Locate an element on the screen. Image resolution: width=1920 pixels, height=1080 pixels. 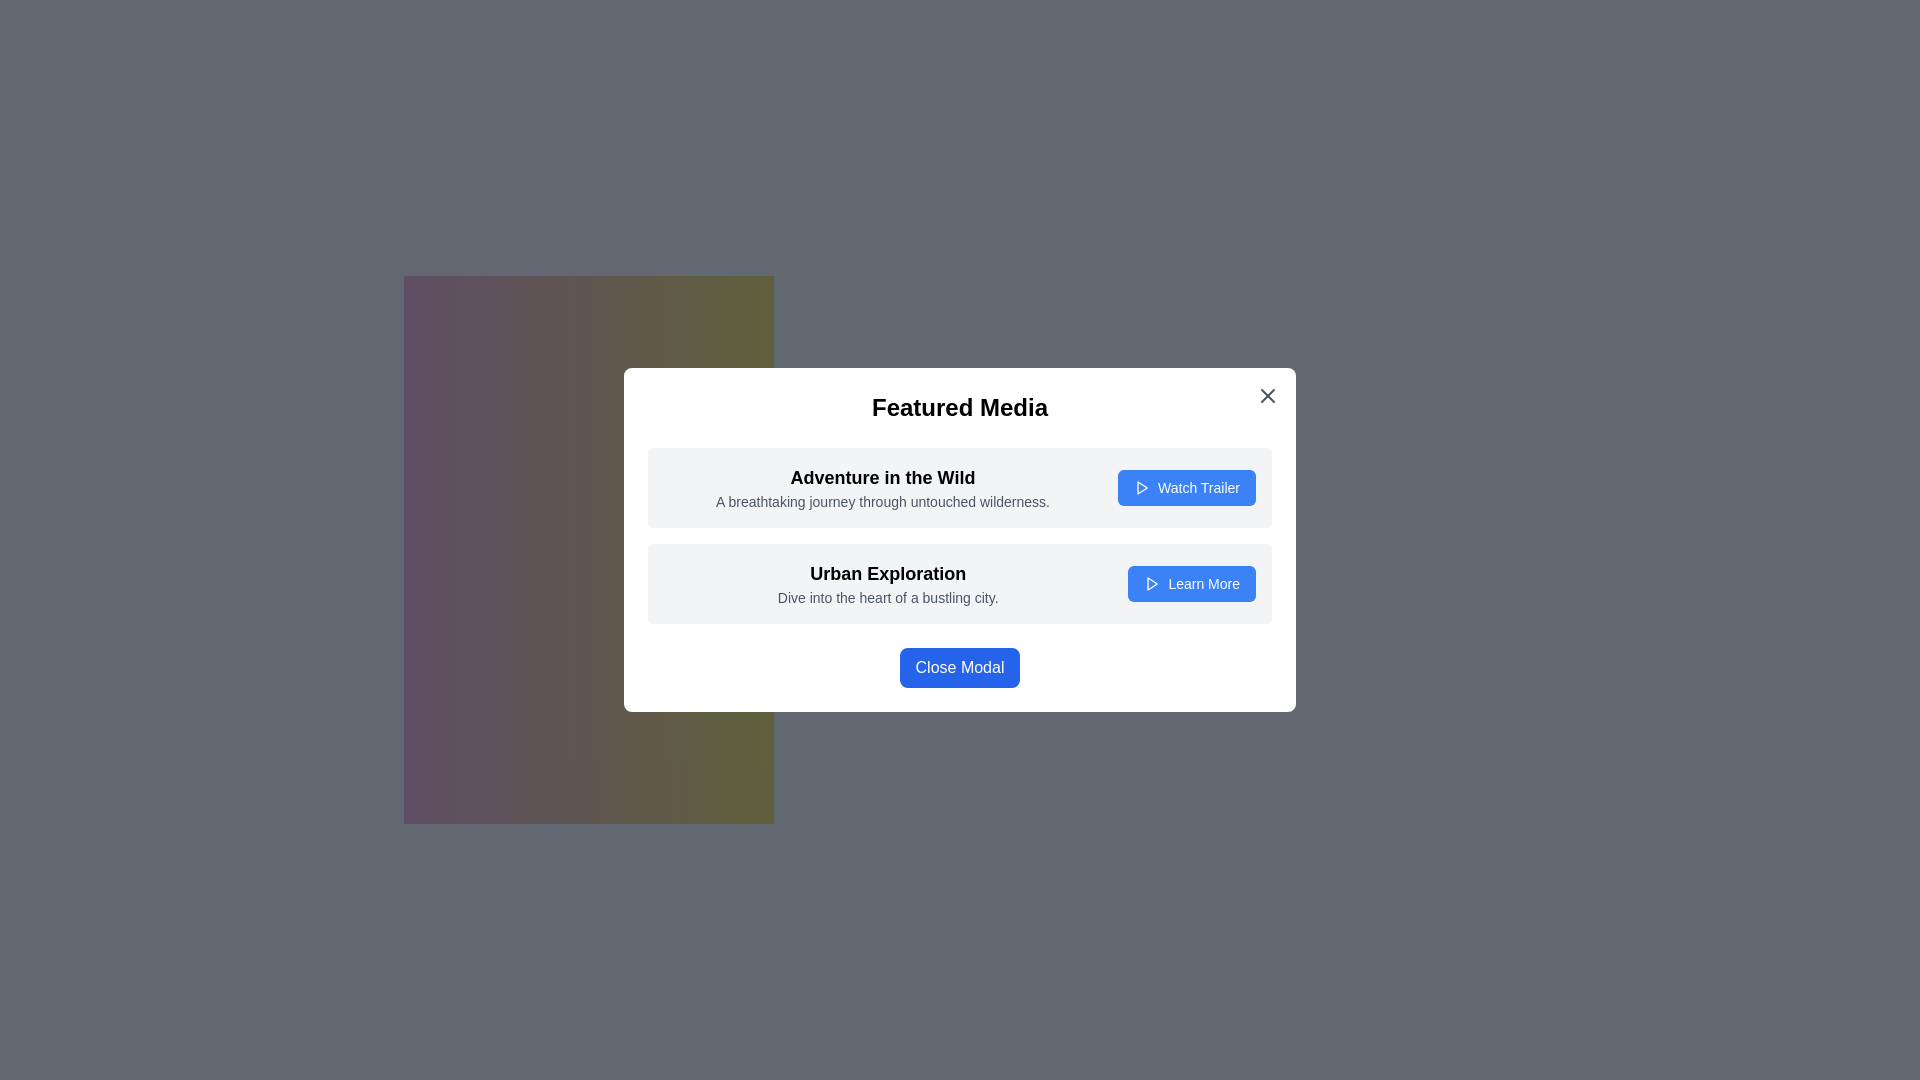
the bold and centered text label with the content 'Featured Media', which is positioned at the top of the modal window is located at coordinates (960, 407).